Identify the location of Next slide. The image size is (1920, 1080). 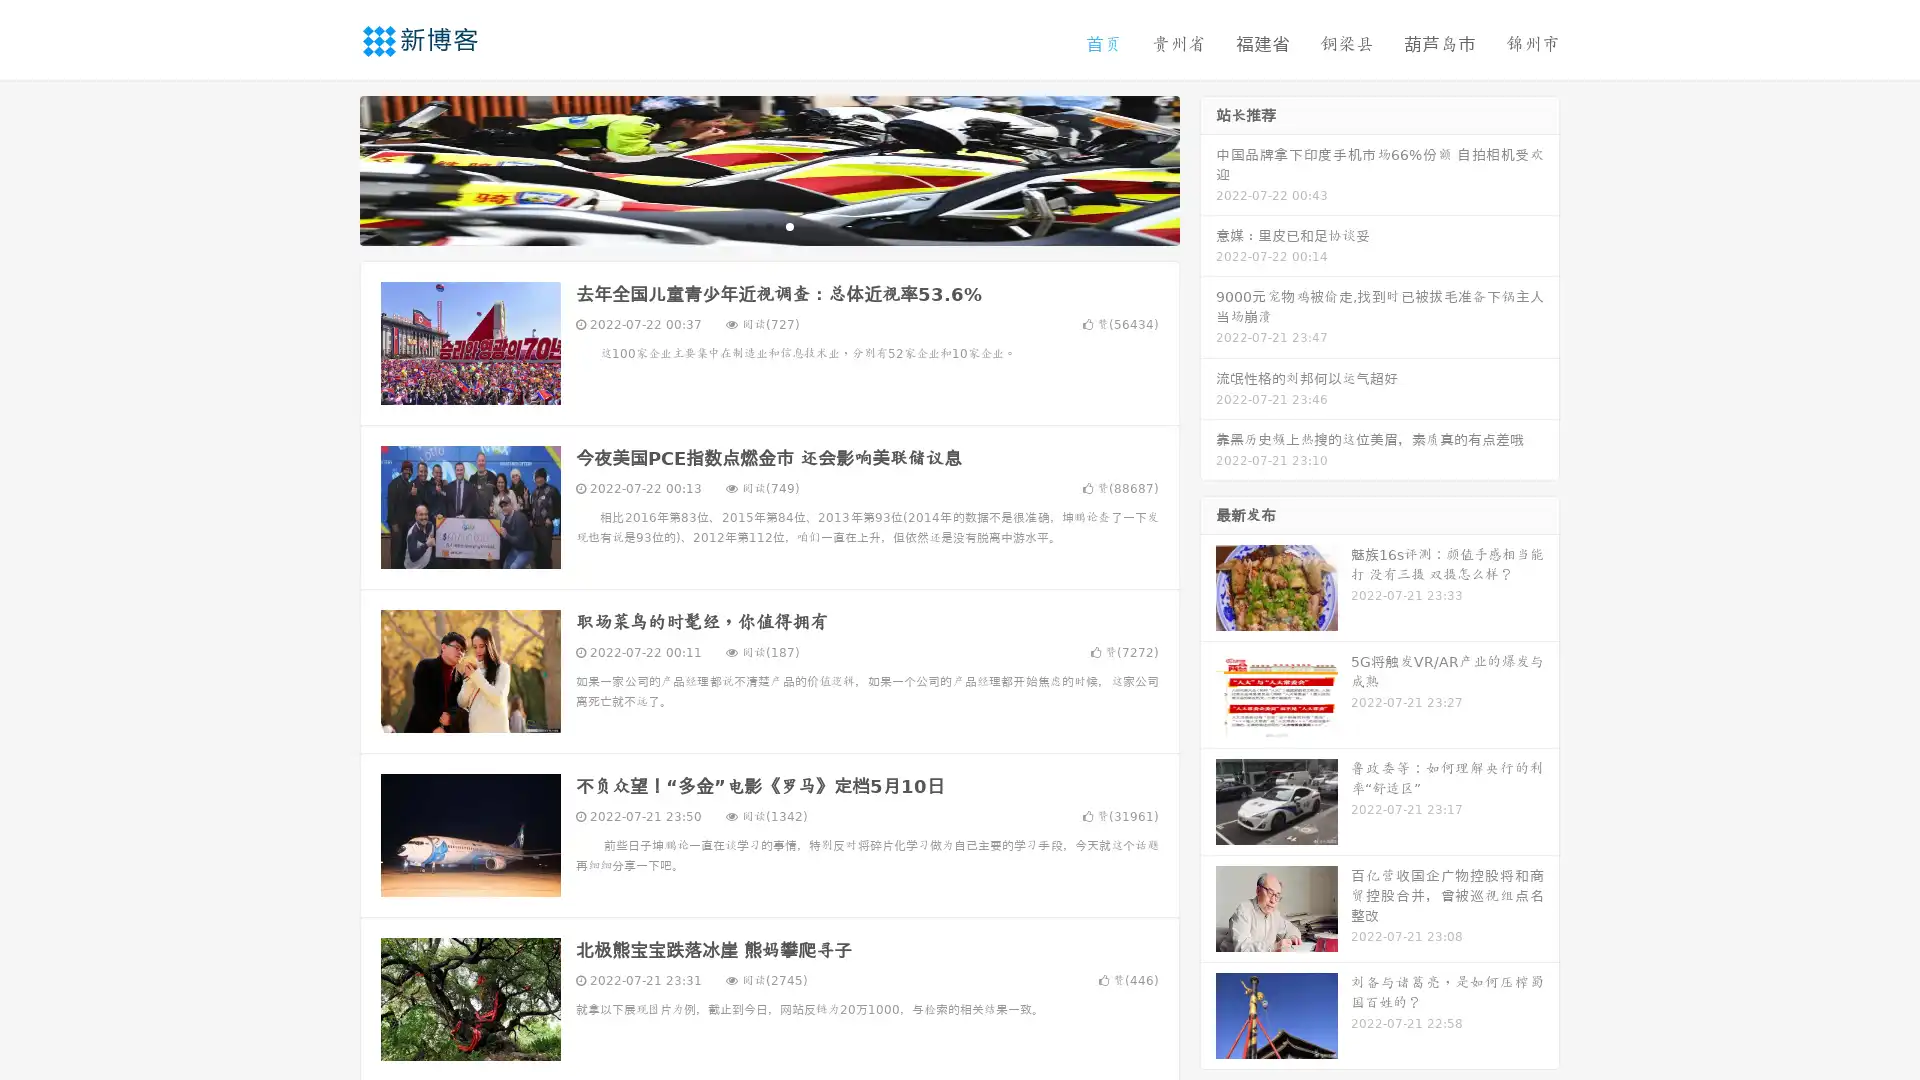
(1208, 168).